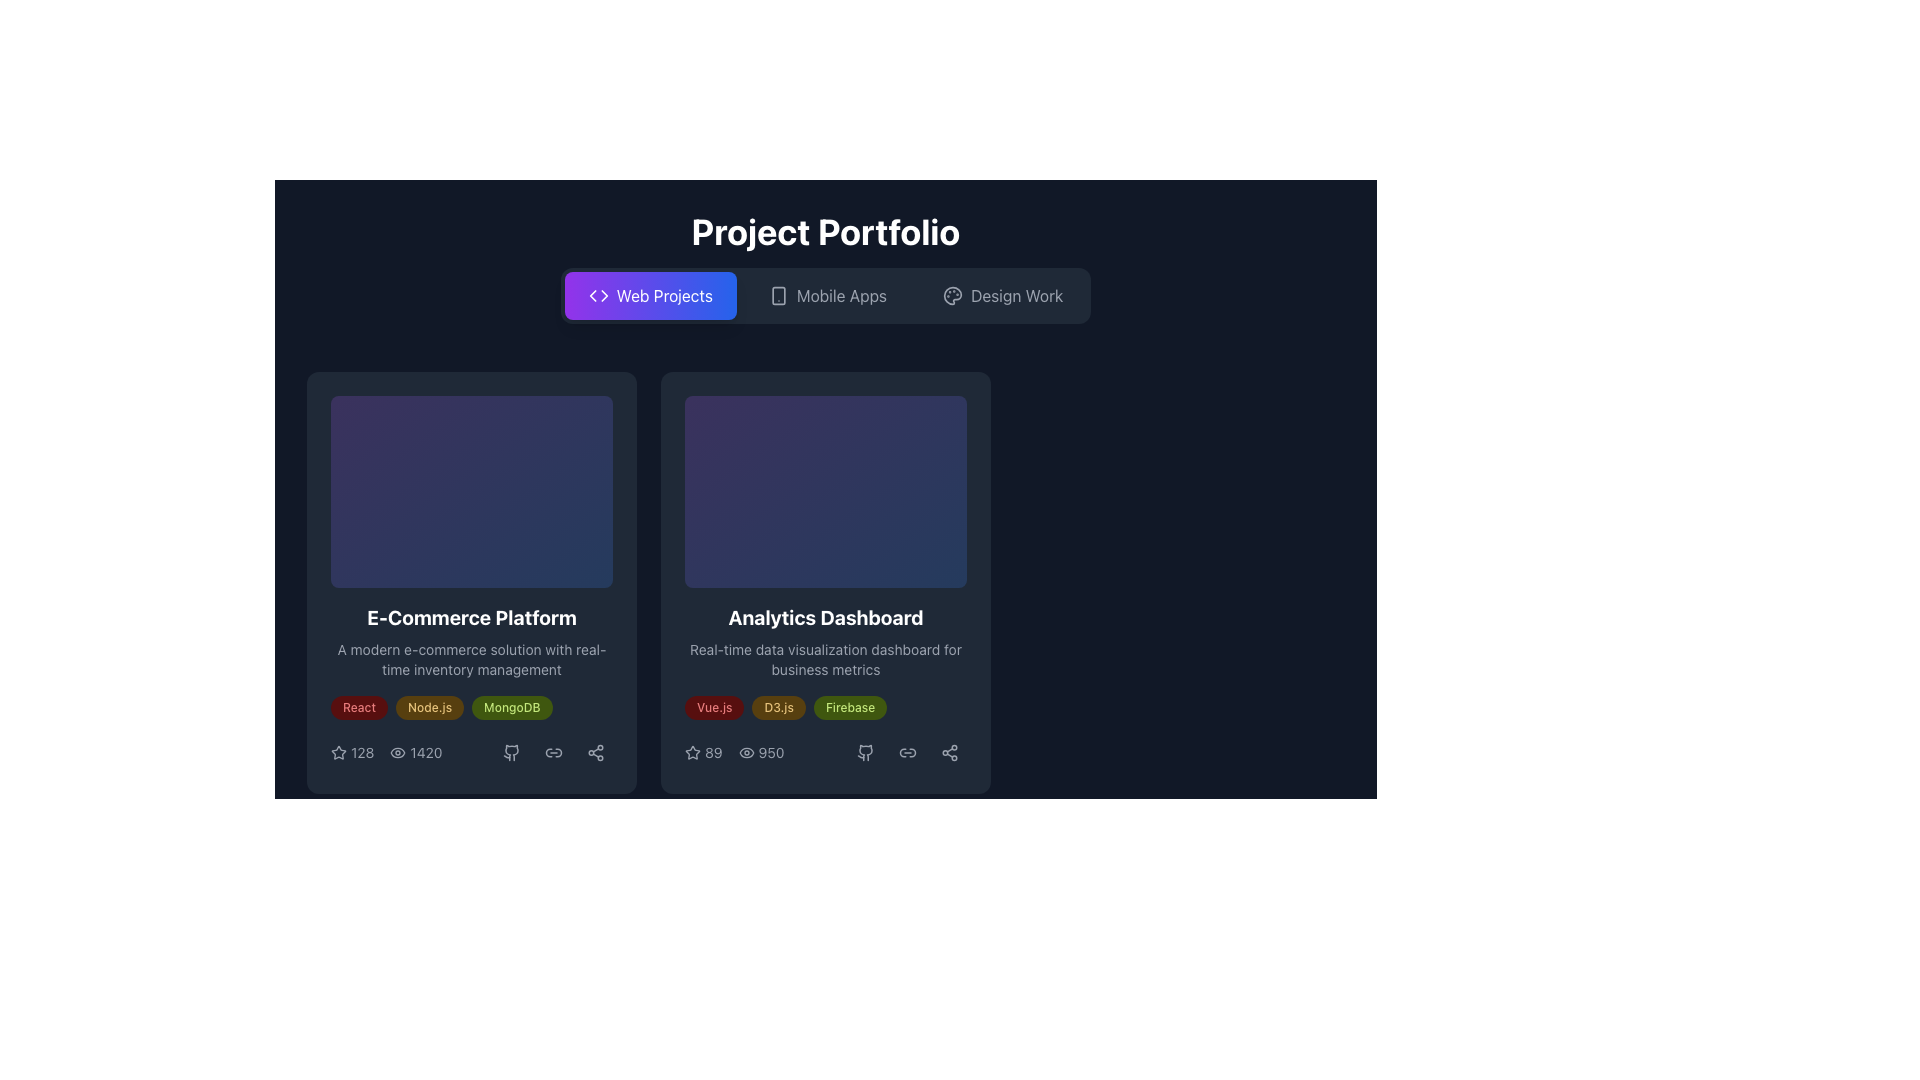 This screenshot has height=1080, width=1920. Describe the element at coordinates (745, 752) in the screenshot. I see `the eye icon located in the analytics dashboard card, positioned to the left of the numeric display '950'` at that location.